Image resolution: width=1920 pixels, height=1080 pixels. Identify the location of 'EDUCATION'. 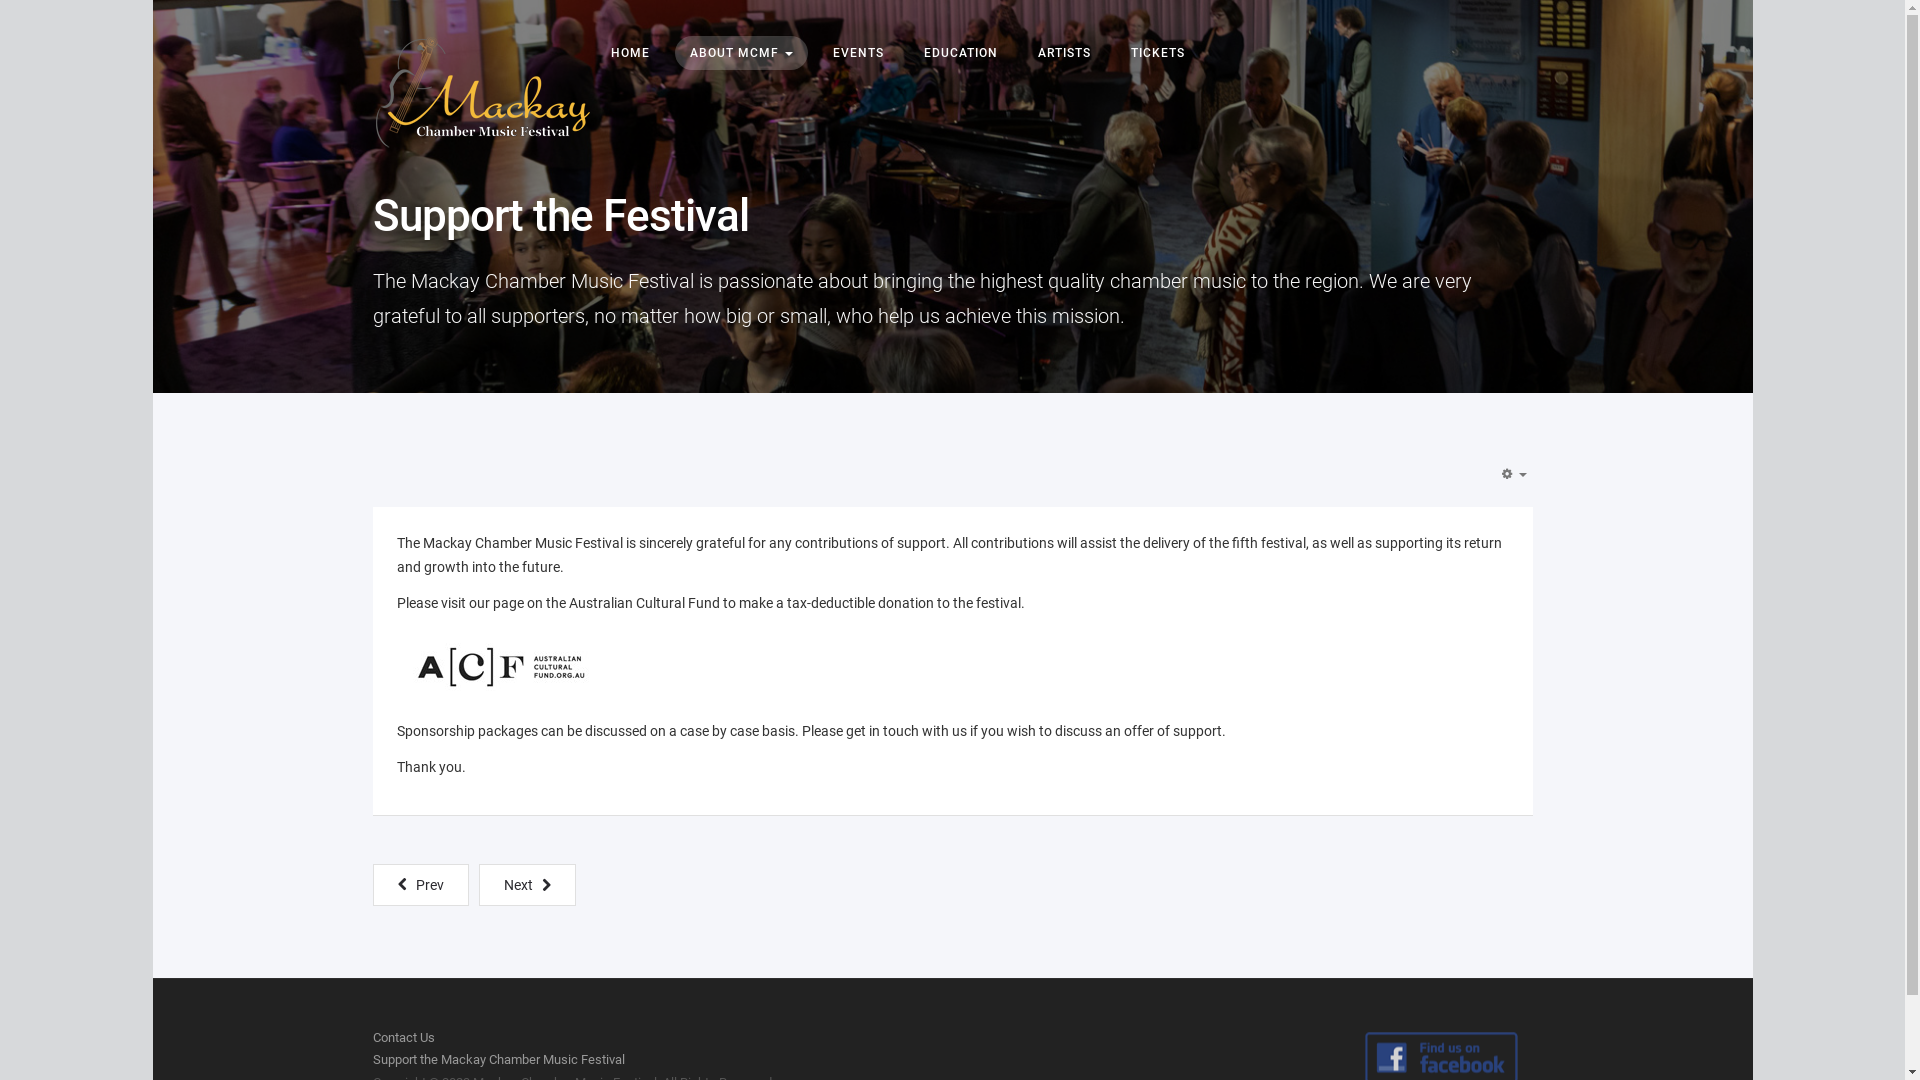
(960, 52).